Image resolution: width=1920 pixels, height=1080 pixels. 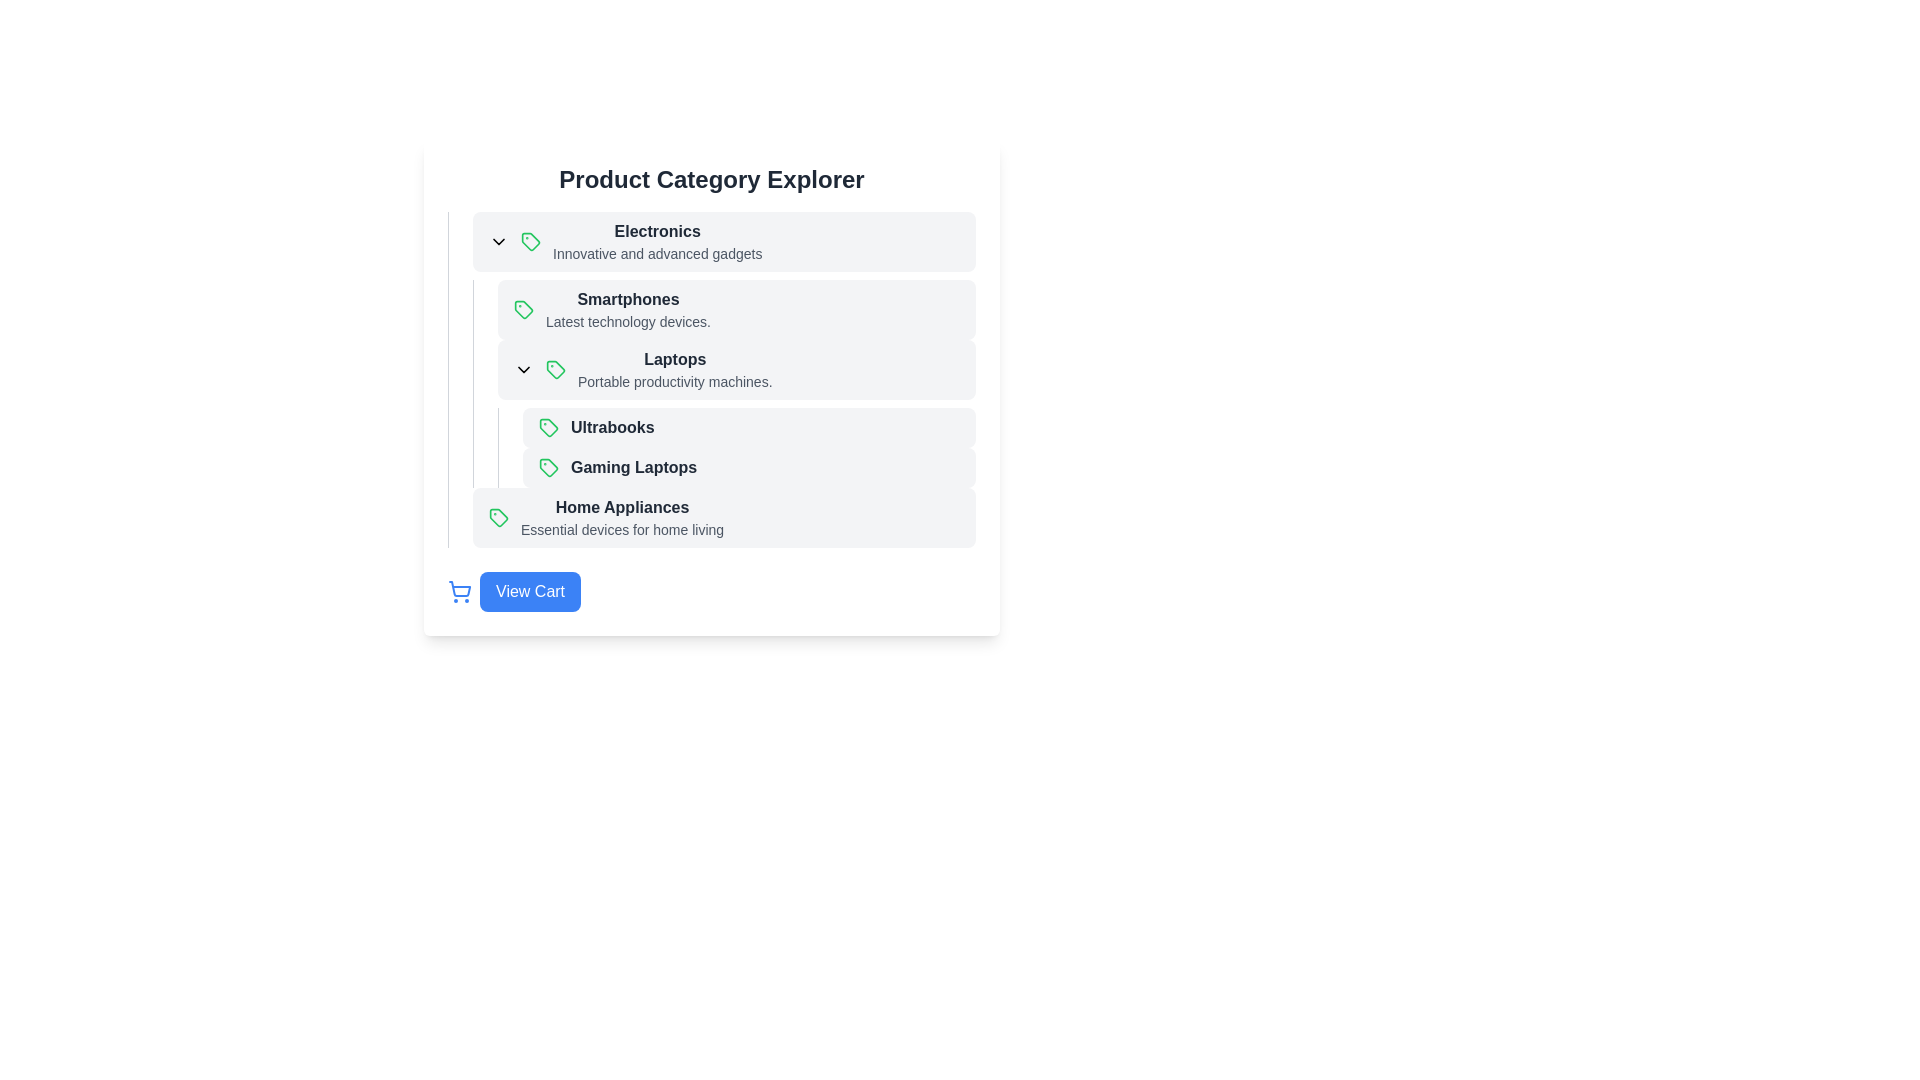 What do you see at coordinates (621, 528) in the screenshot?
I see `the label containing the text 'Essential devices for home living', which is styled in gray and located beneath the bold title 'Home Appliances' in the category menu` at bounding box center [621, 528].